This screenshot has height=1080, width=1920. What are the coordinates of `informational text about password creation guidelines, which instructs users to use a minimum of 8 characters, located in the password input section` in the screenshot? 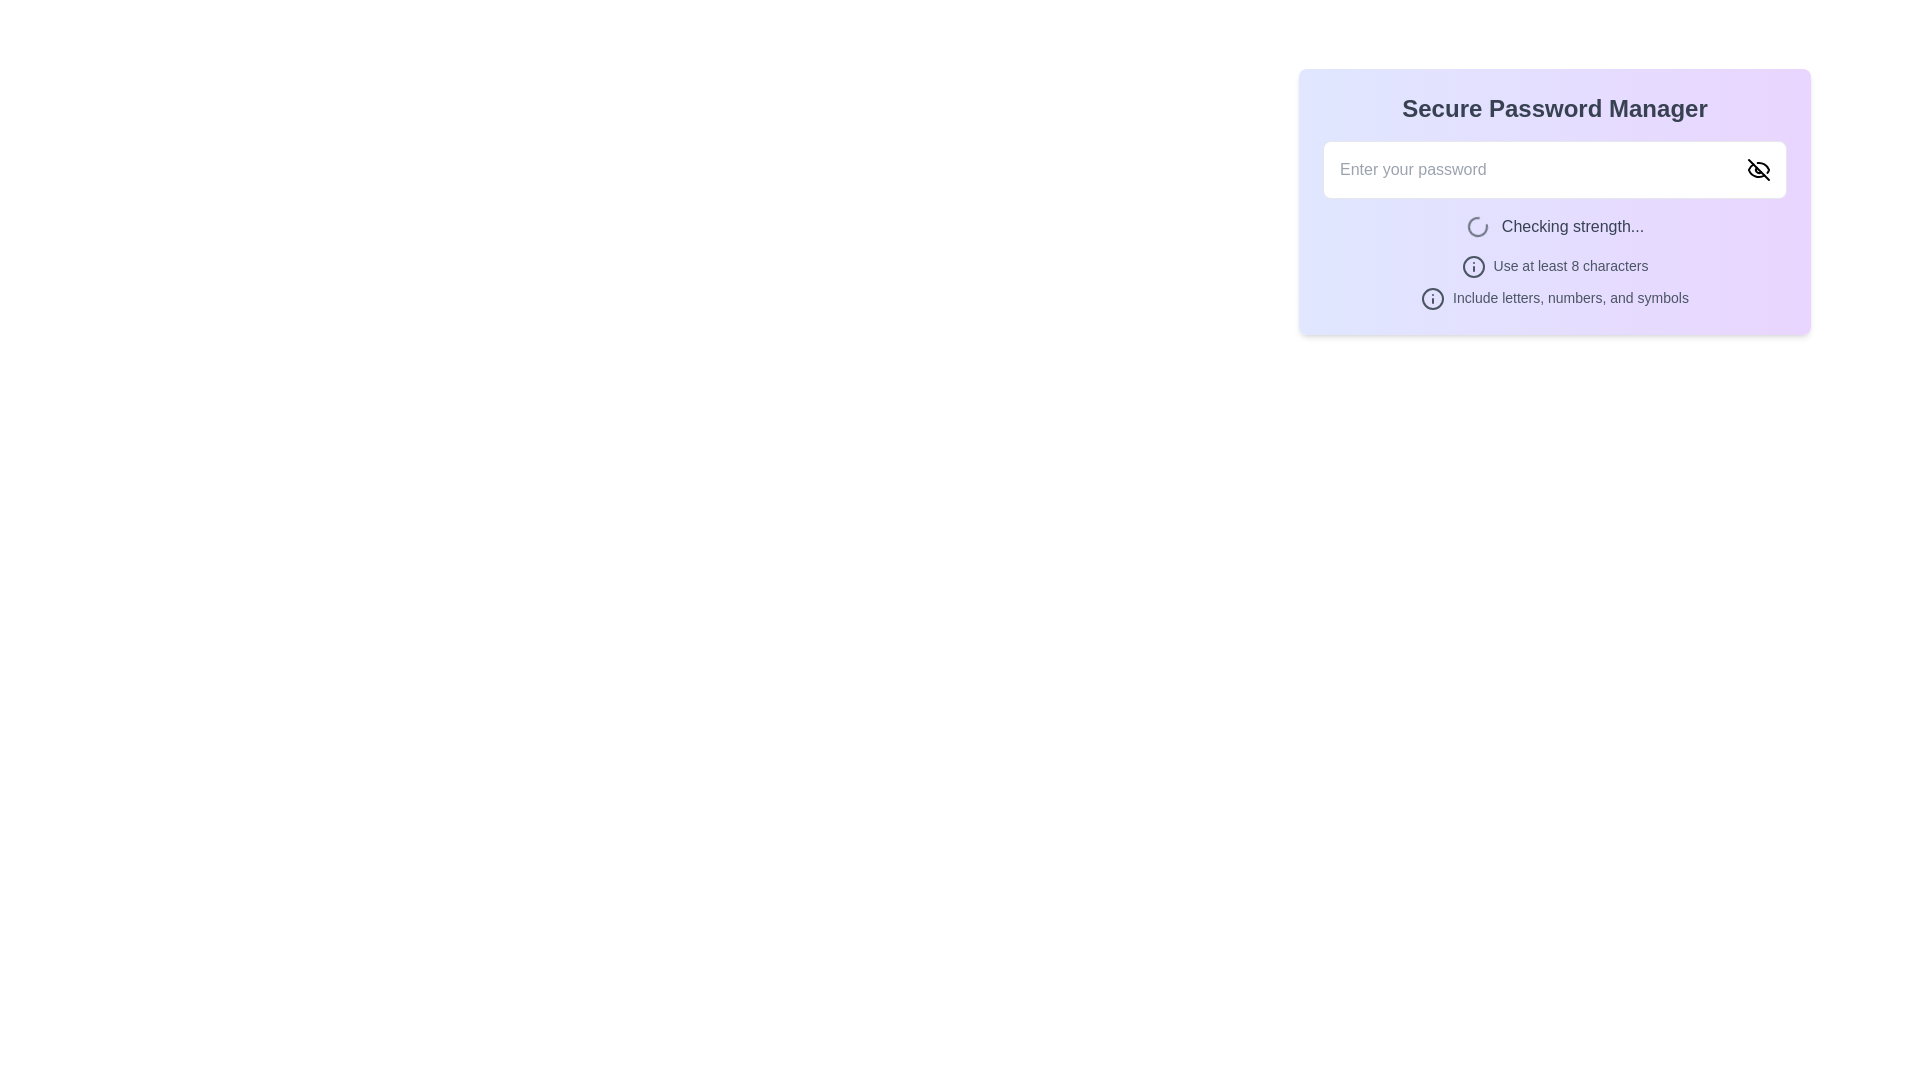 It's located at (1554, 265).